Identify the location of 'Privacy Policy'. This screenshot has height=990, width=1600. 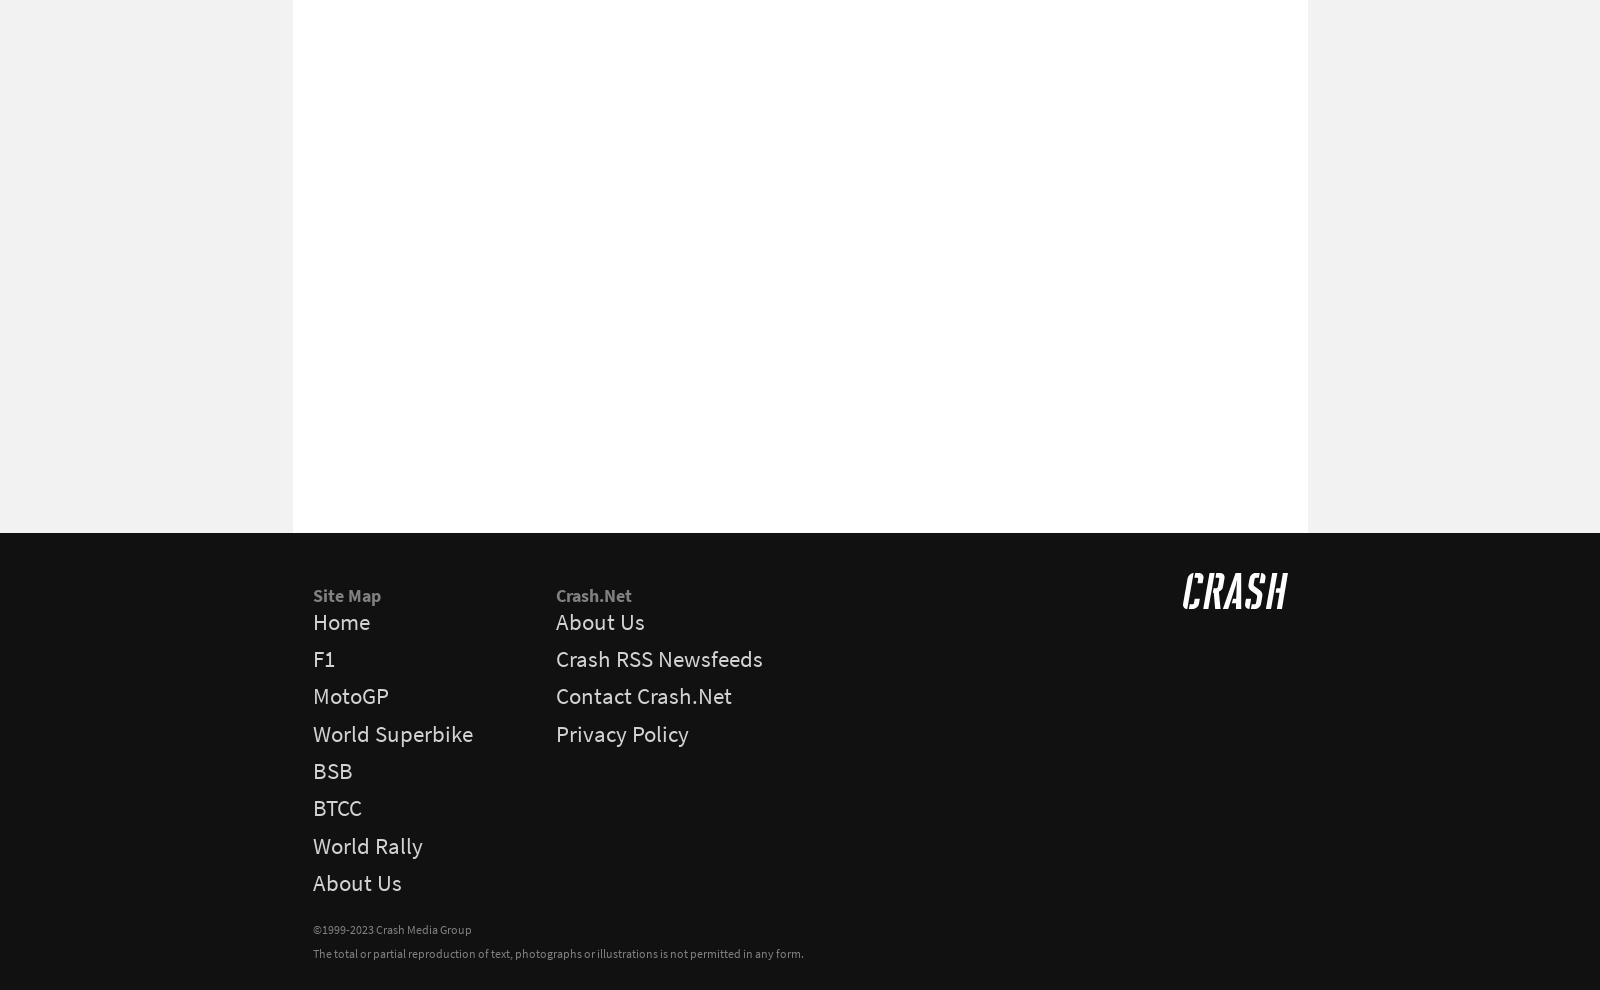
(622, 731).